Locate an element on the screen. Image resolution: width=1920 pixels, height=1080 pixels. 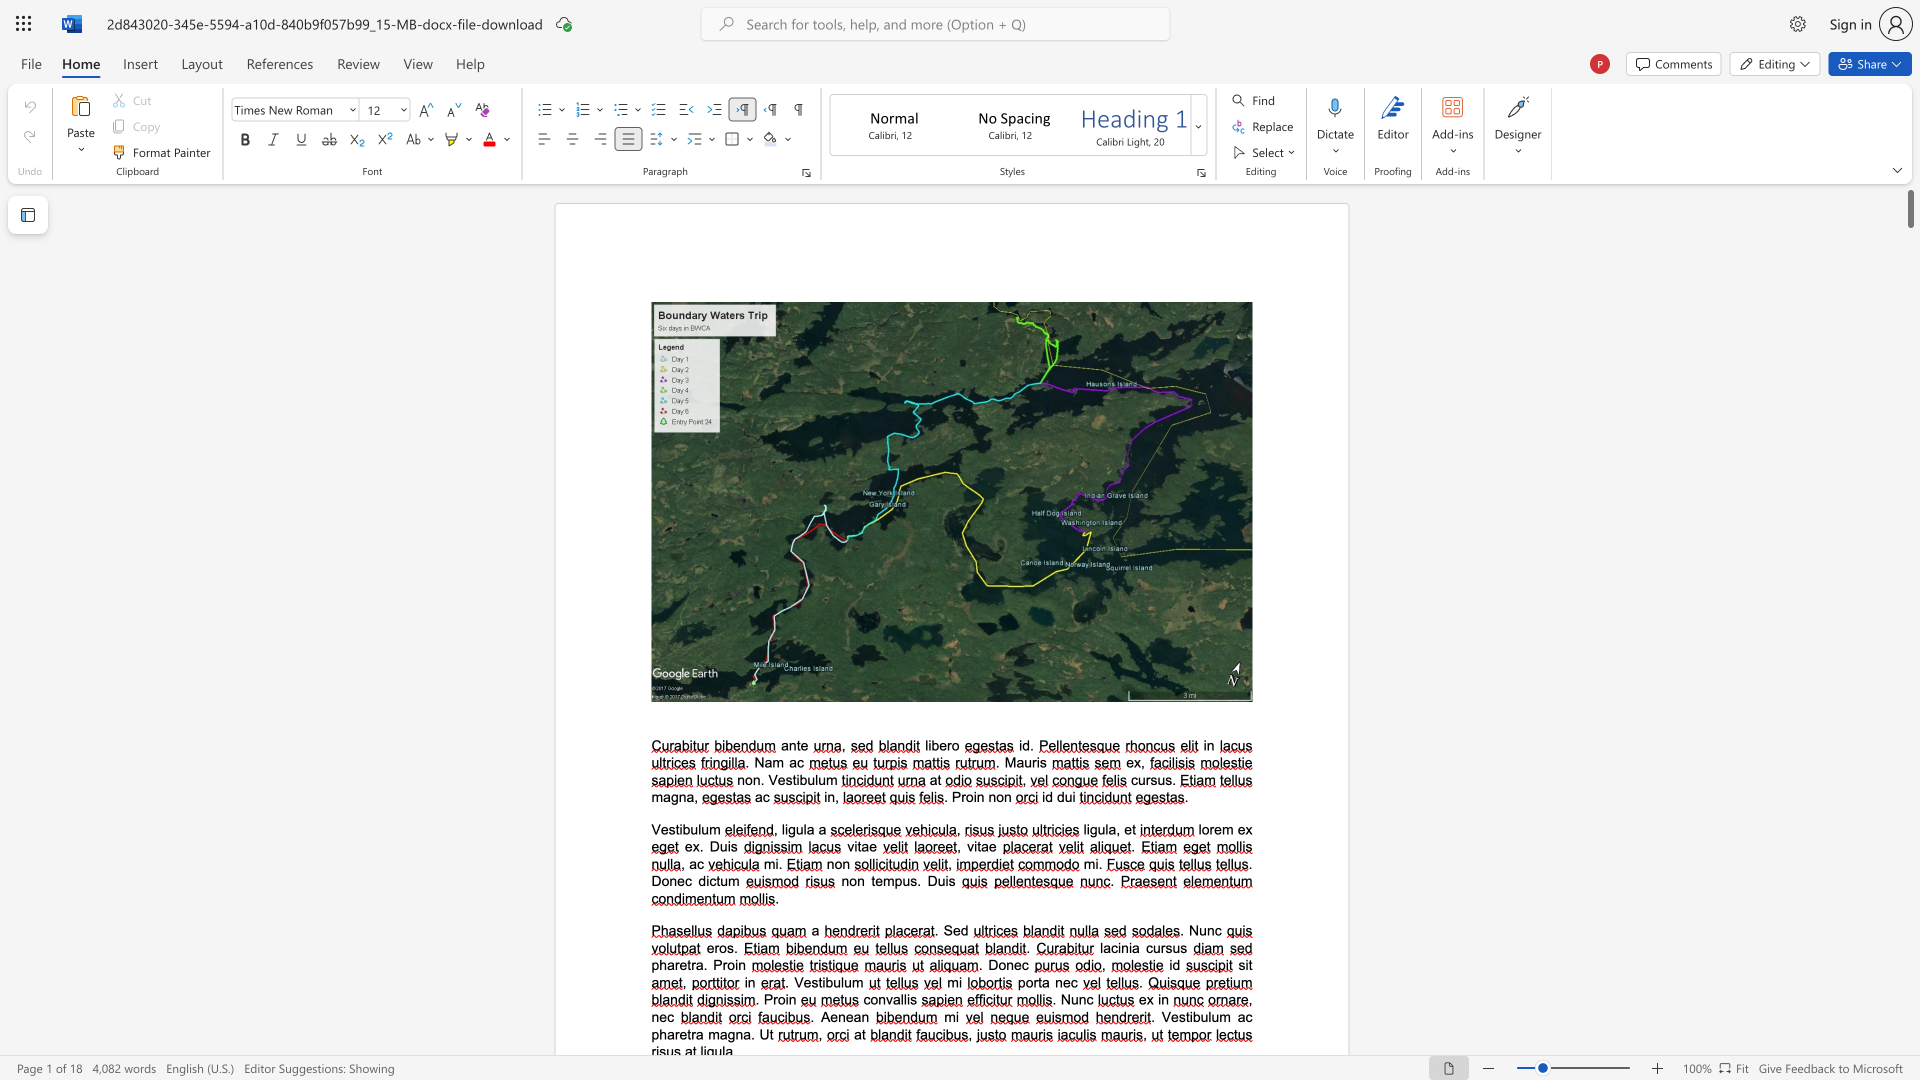
the 1th character "b" in the text is located at coordinates (803, 779).